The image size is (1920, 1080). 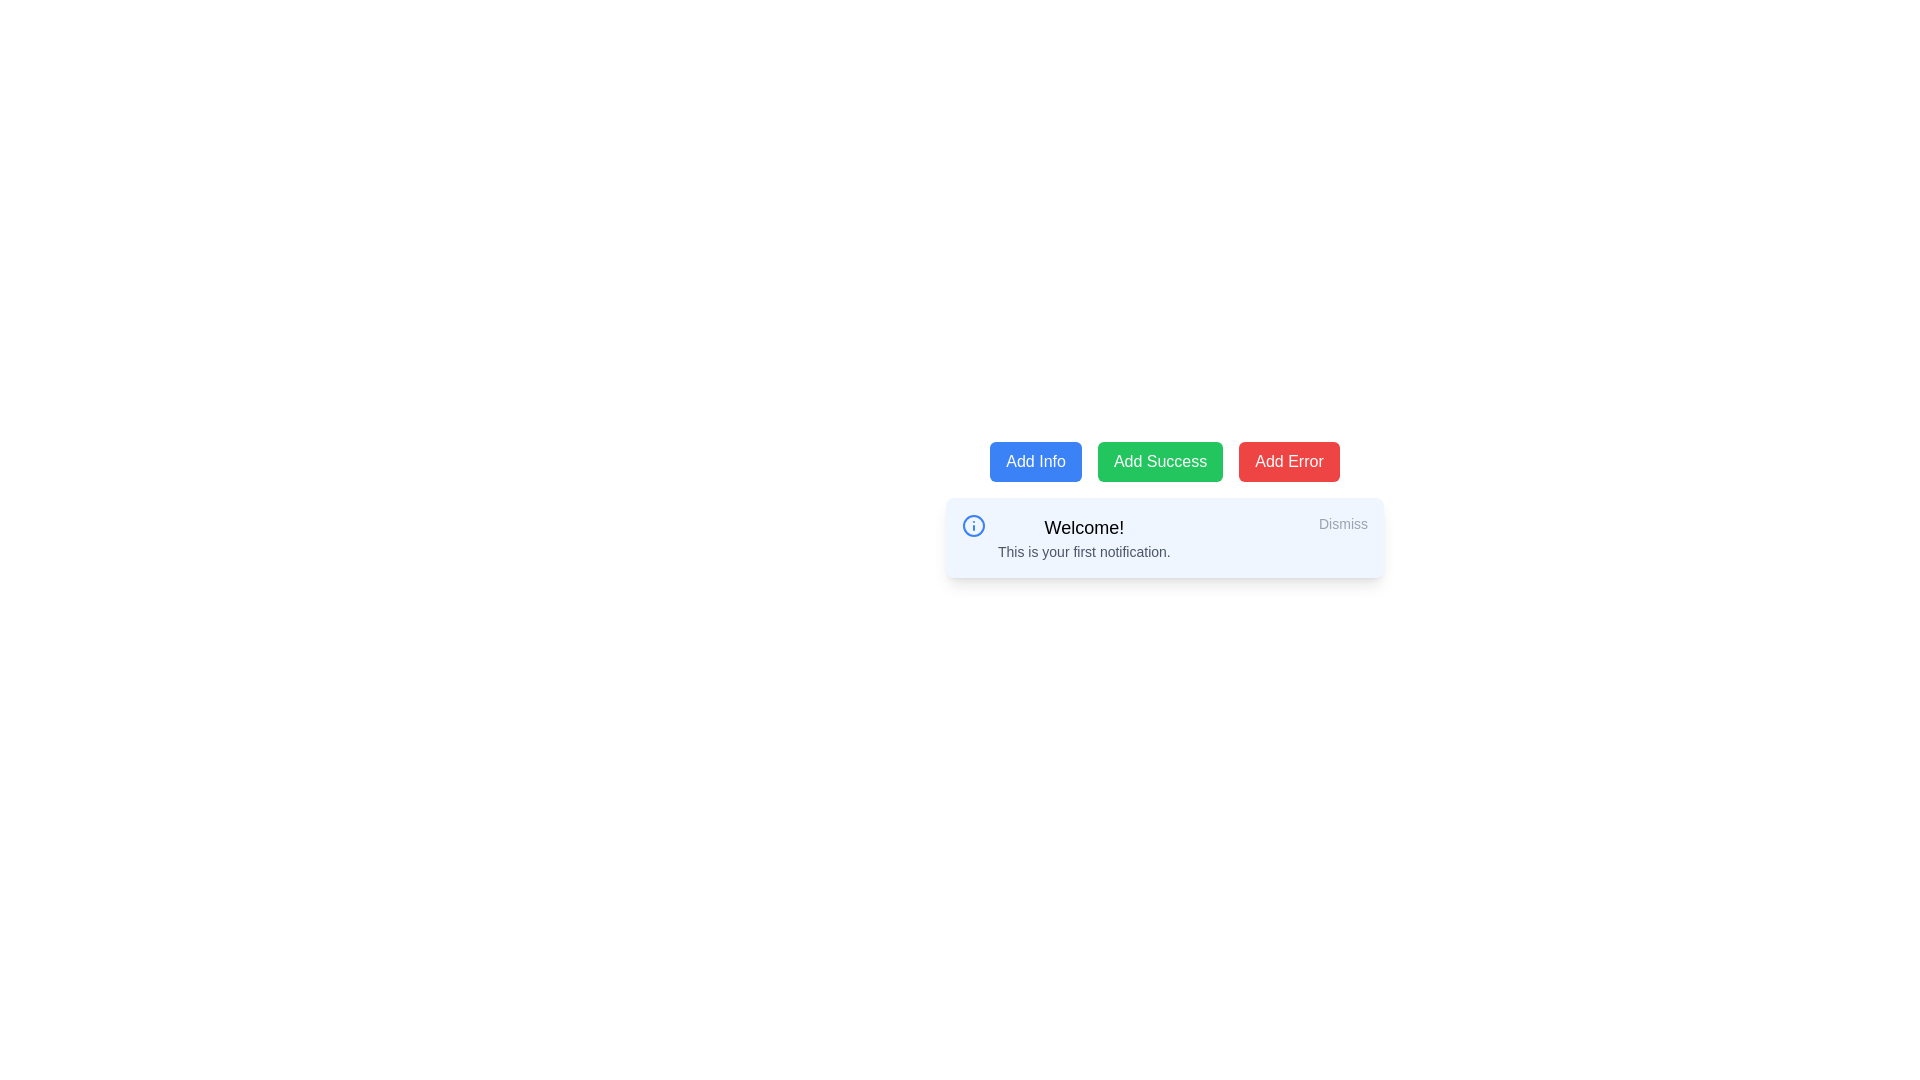 I want to click on the central circle of the information icon located to the left of the notification panel, so click(x=974, y=524).